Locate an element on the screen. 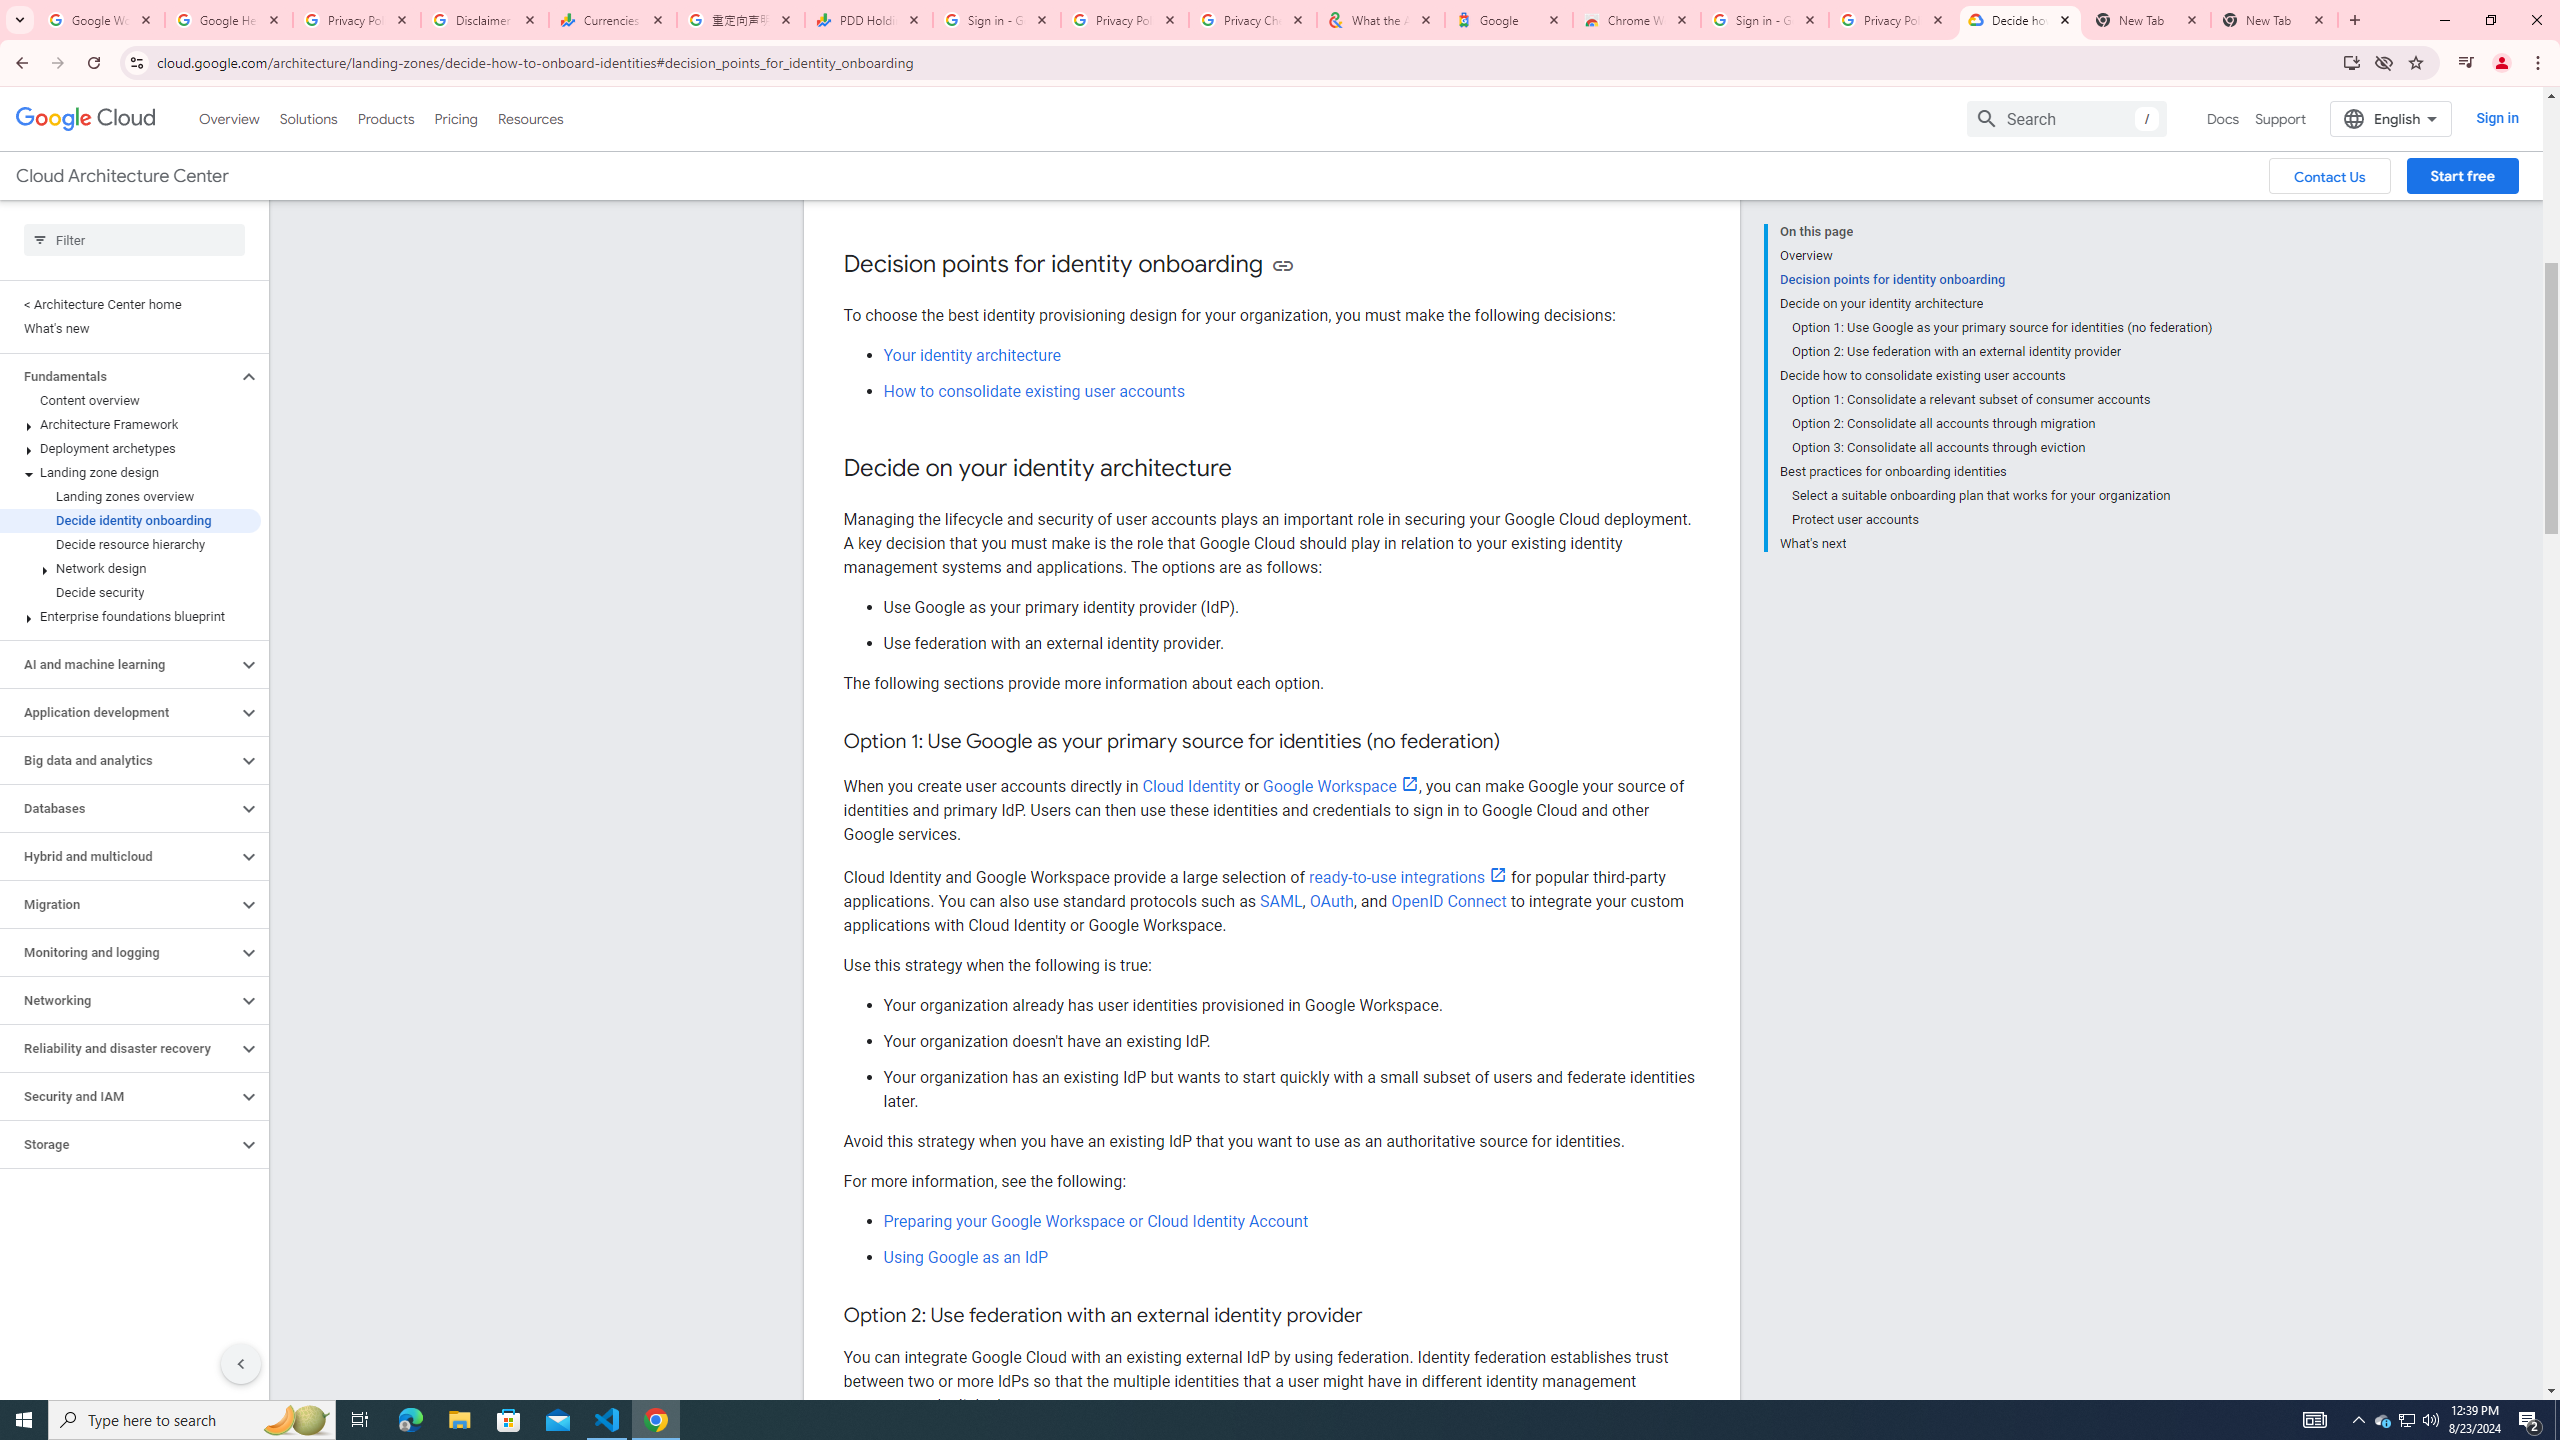 This screenshot has height=1440, width=2560. 'Sign in - Google Accounts' is located at coordinates (1765, 19).